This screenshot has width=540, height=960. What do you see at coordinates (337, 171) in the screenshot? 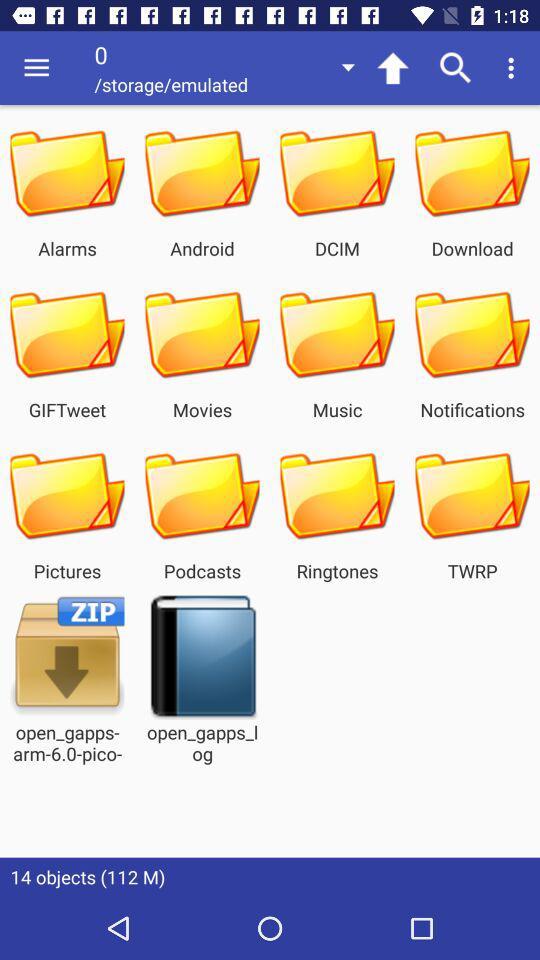
I see `the image which is above the dcim` at bounding box center [337, 171].